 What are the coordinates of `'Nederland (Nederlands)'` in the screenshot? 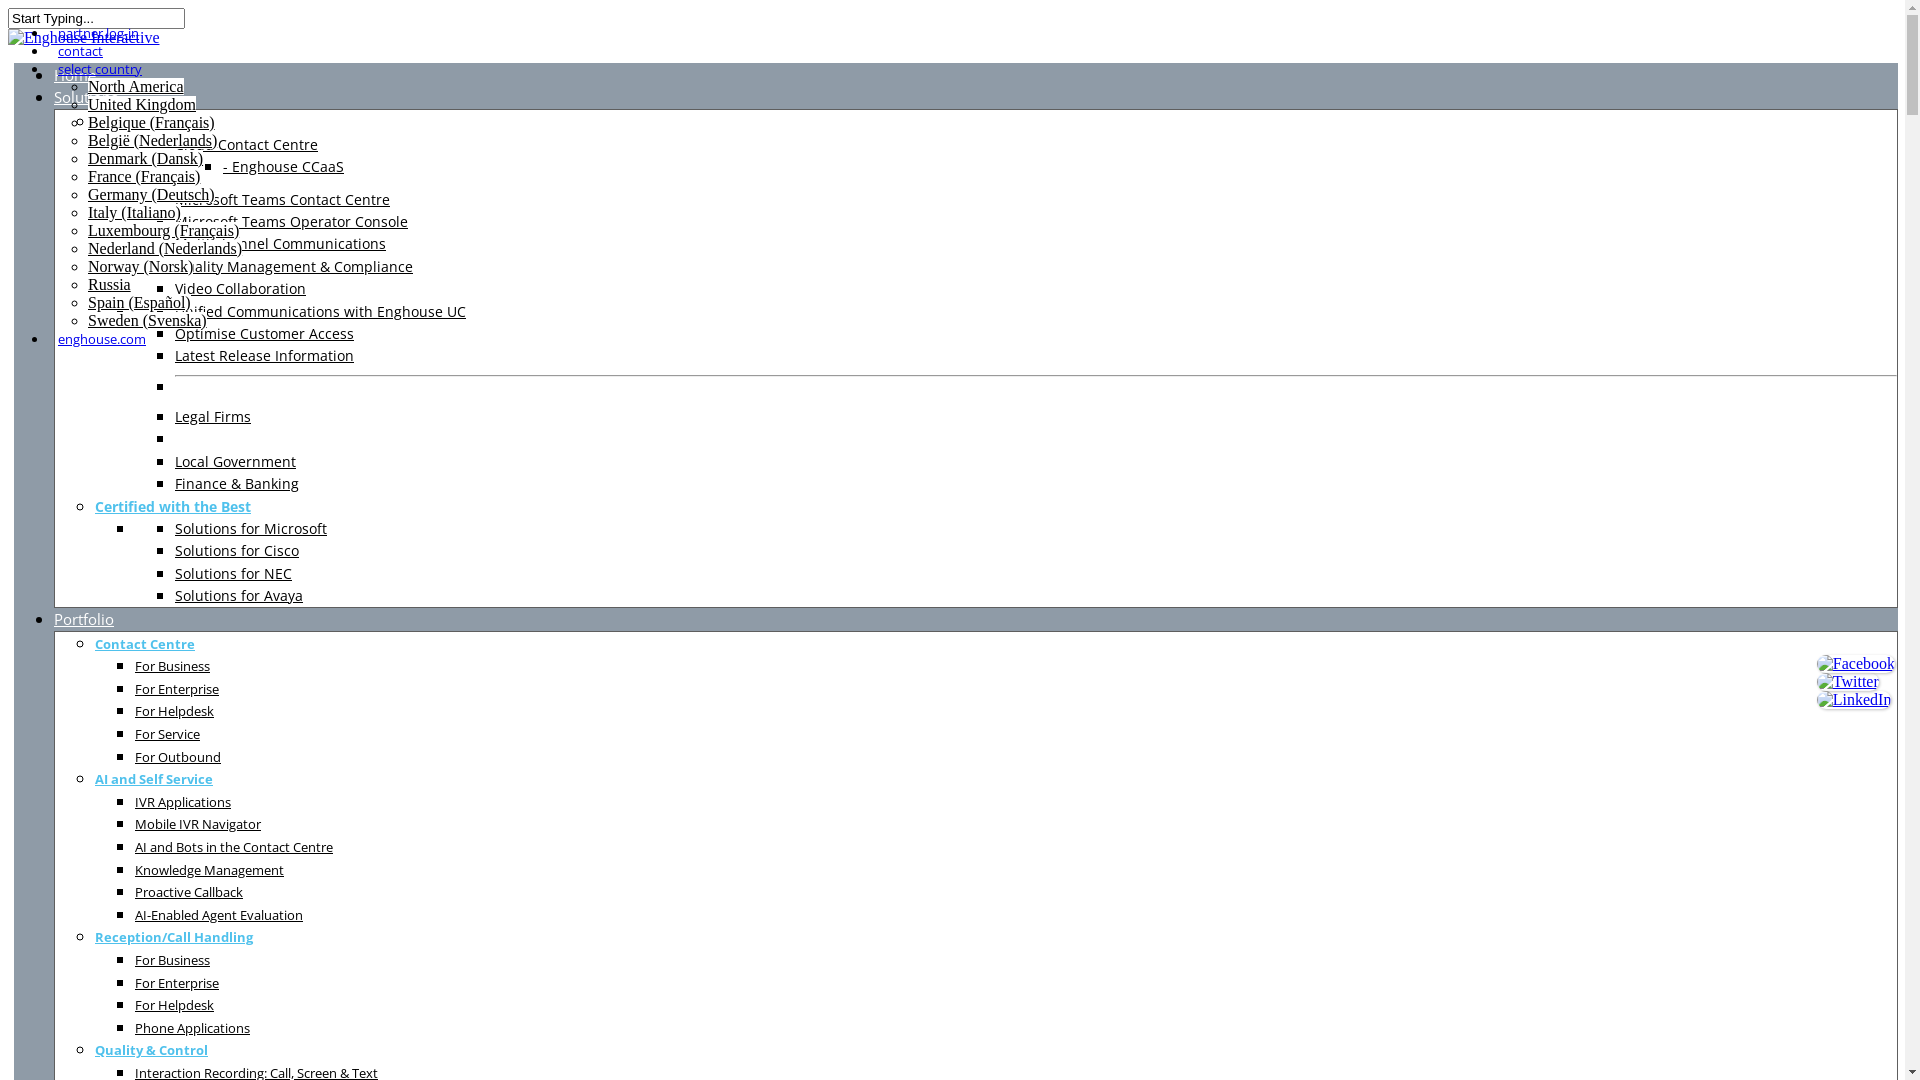 It's located at (164, 247).